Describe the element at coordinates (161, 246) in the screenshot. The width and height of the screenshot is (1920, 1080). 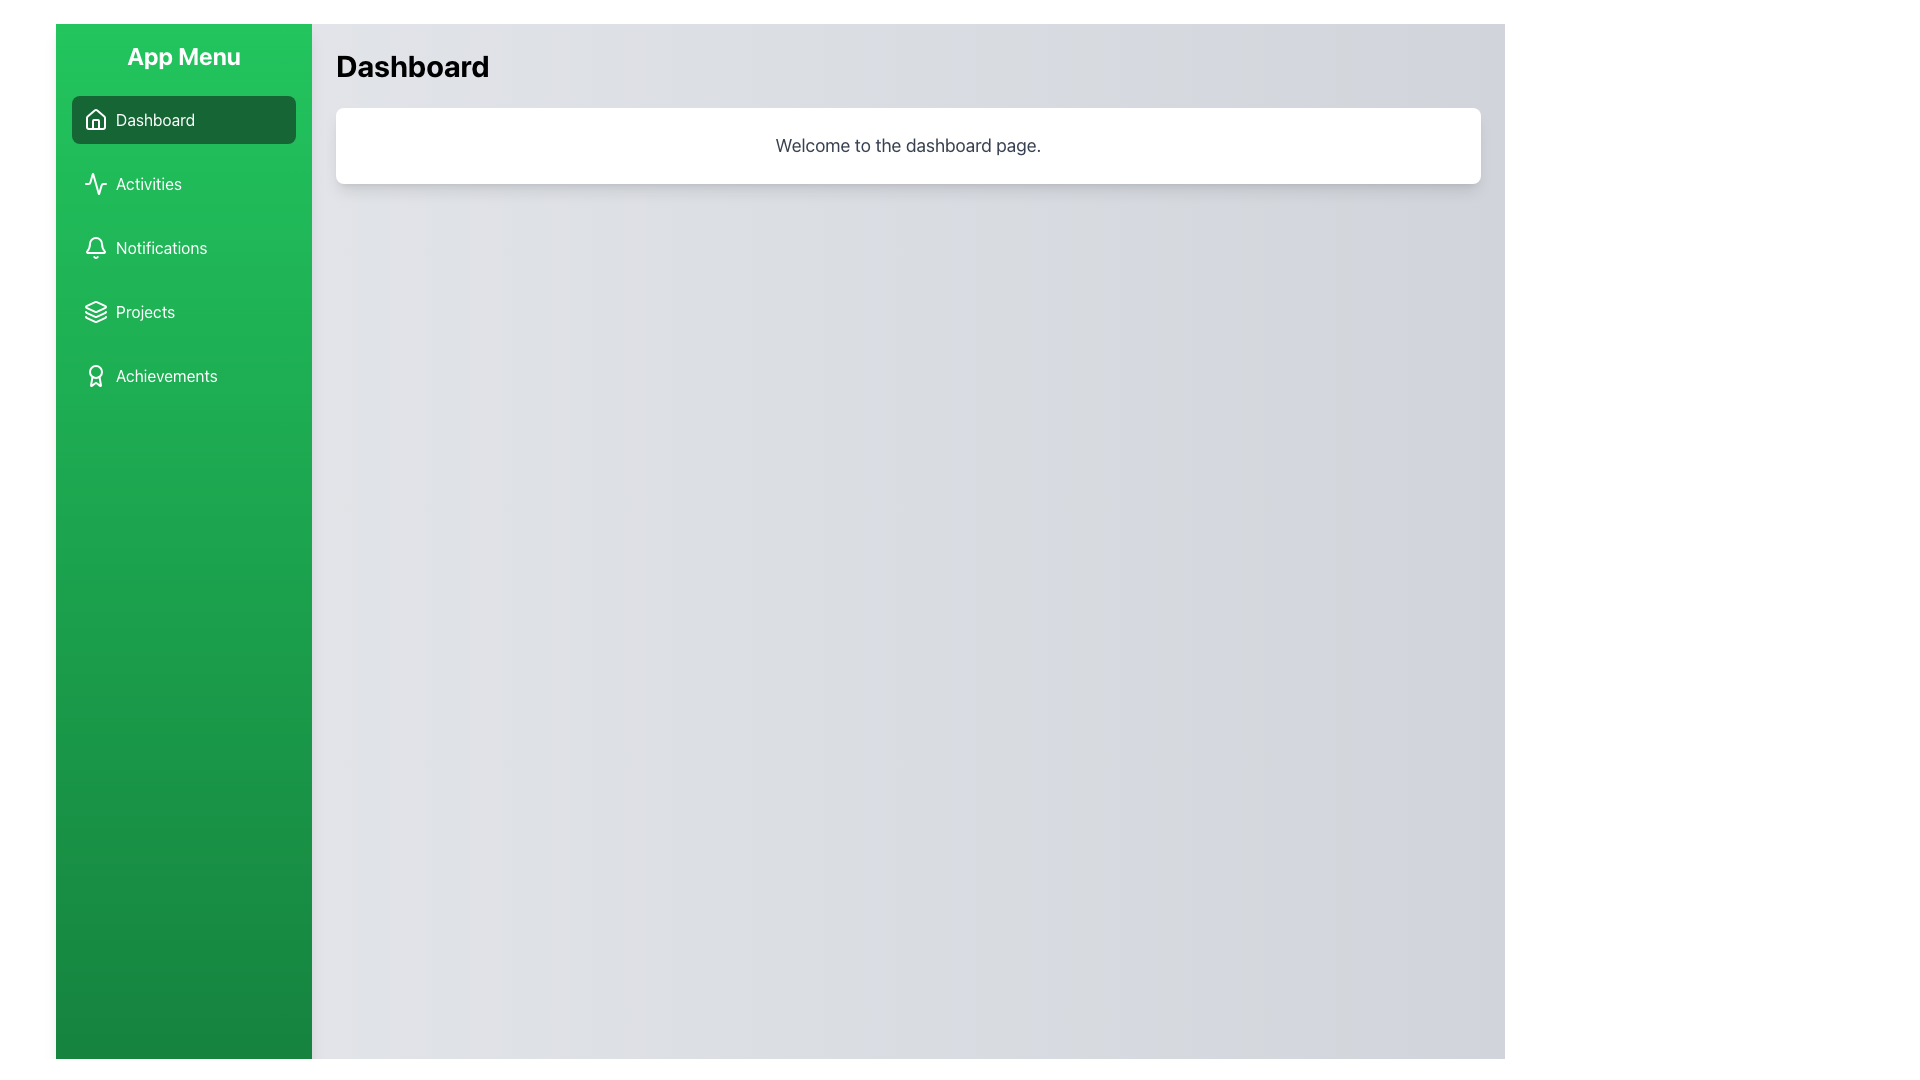
I see `the 'Notifications' text label` at that location.